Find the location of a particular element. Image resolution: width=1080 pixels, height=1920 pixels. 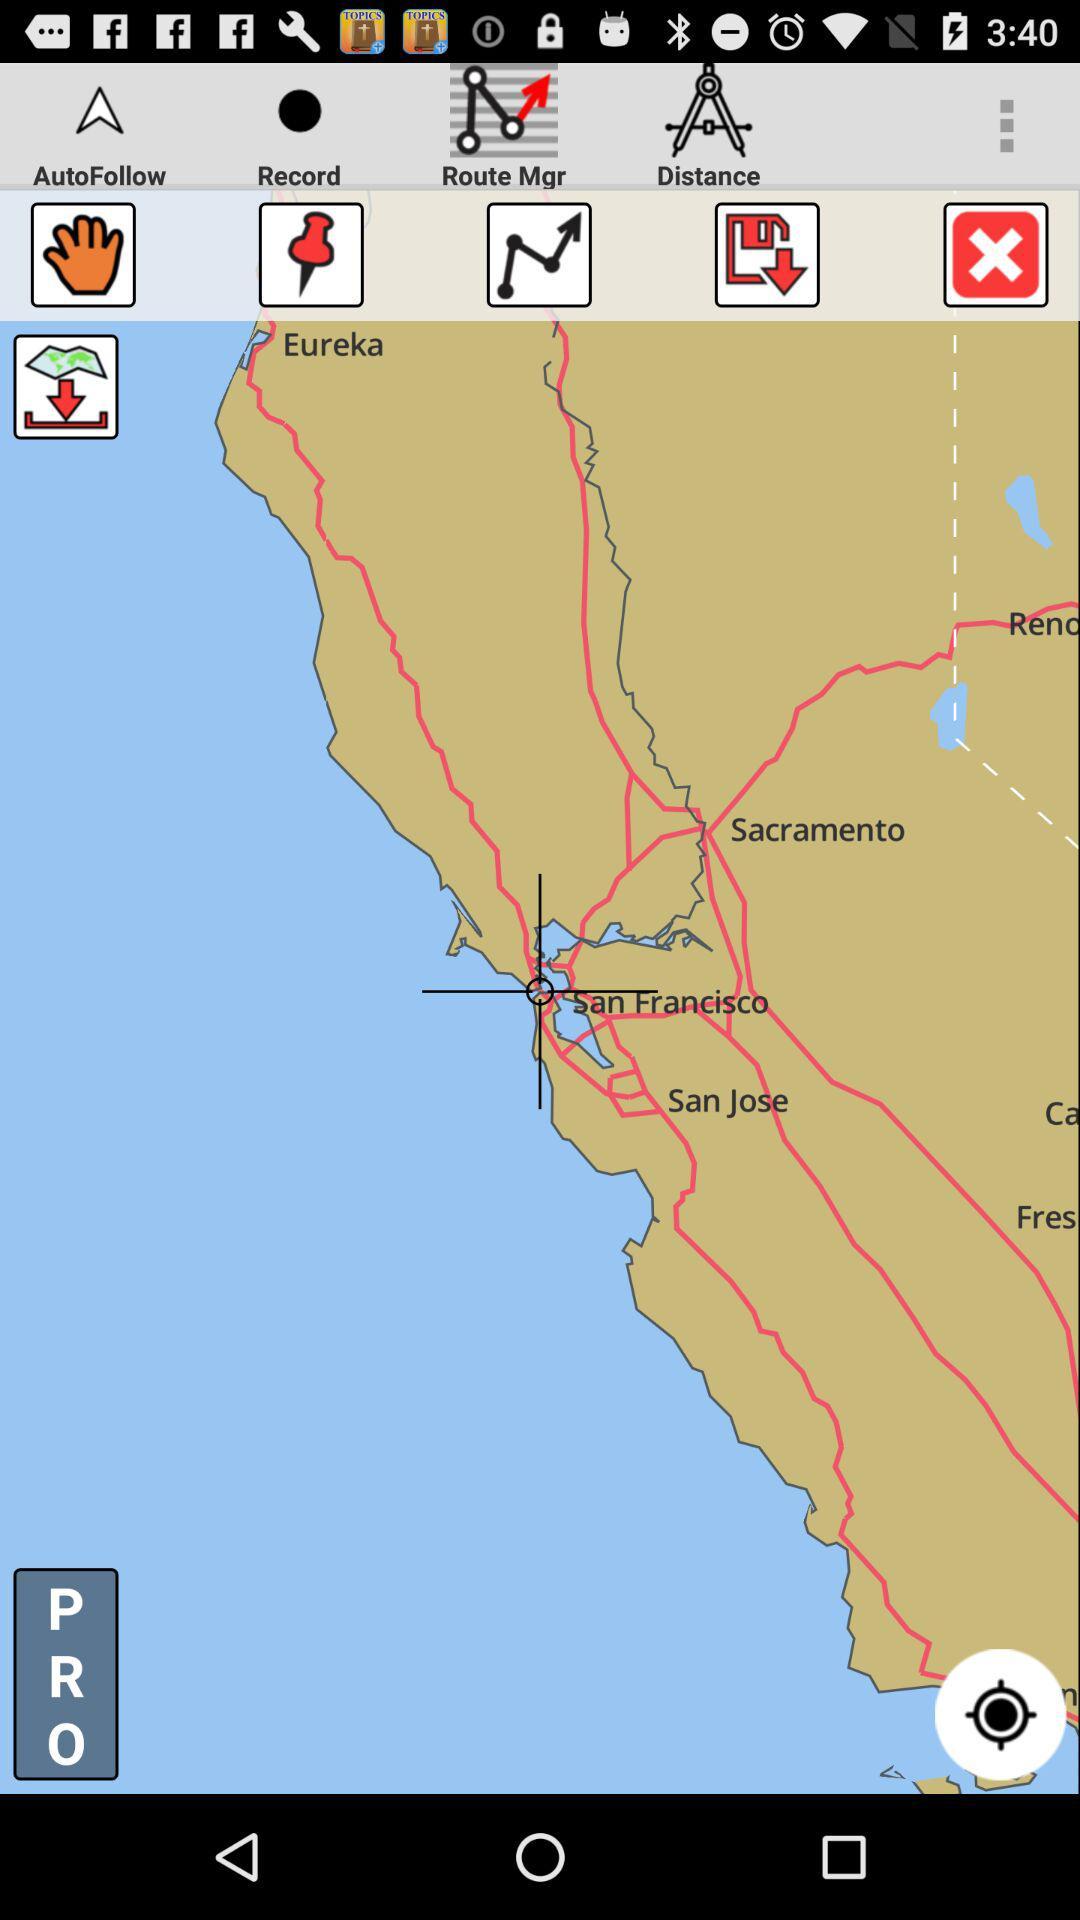

map is located at coordinates (766, 253).